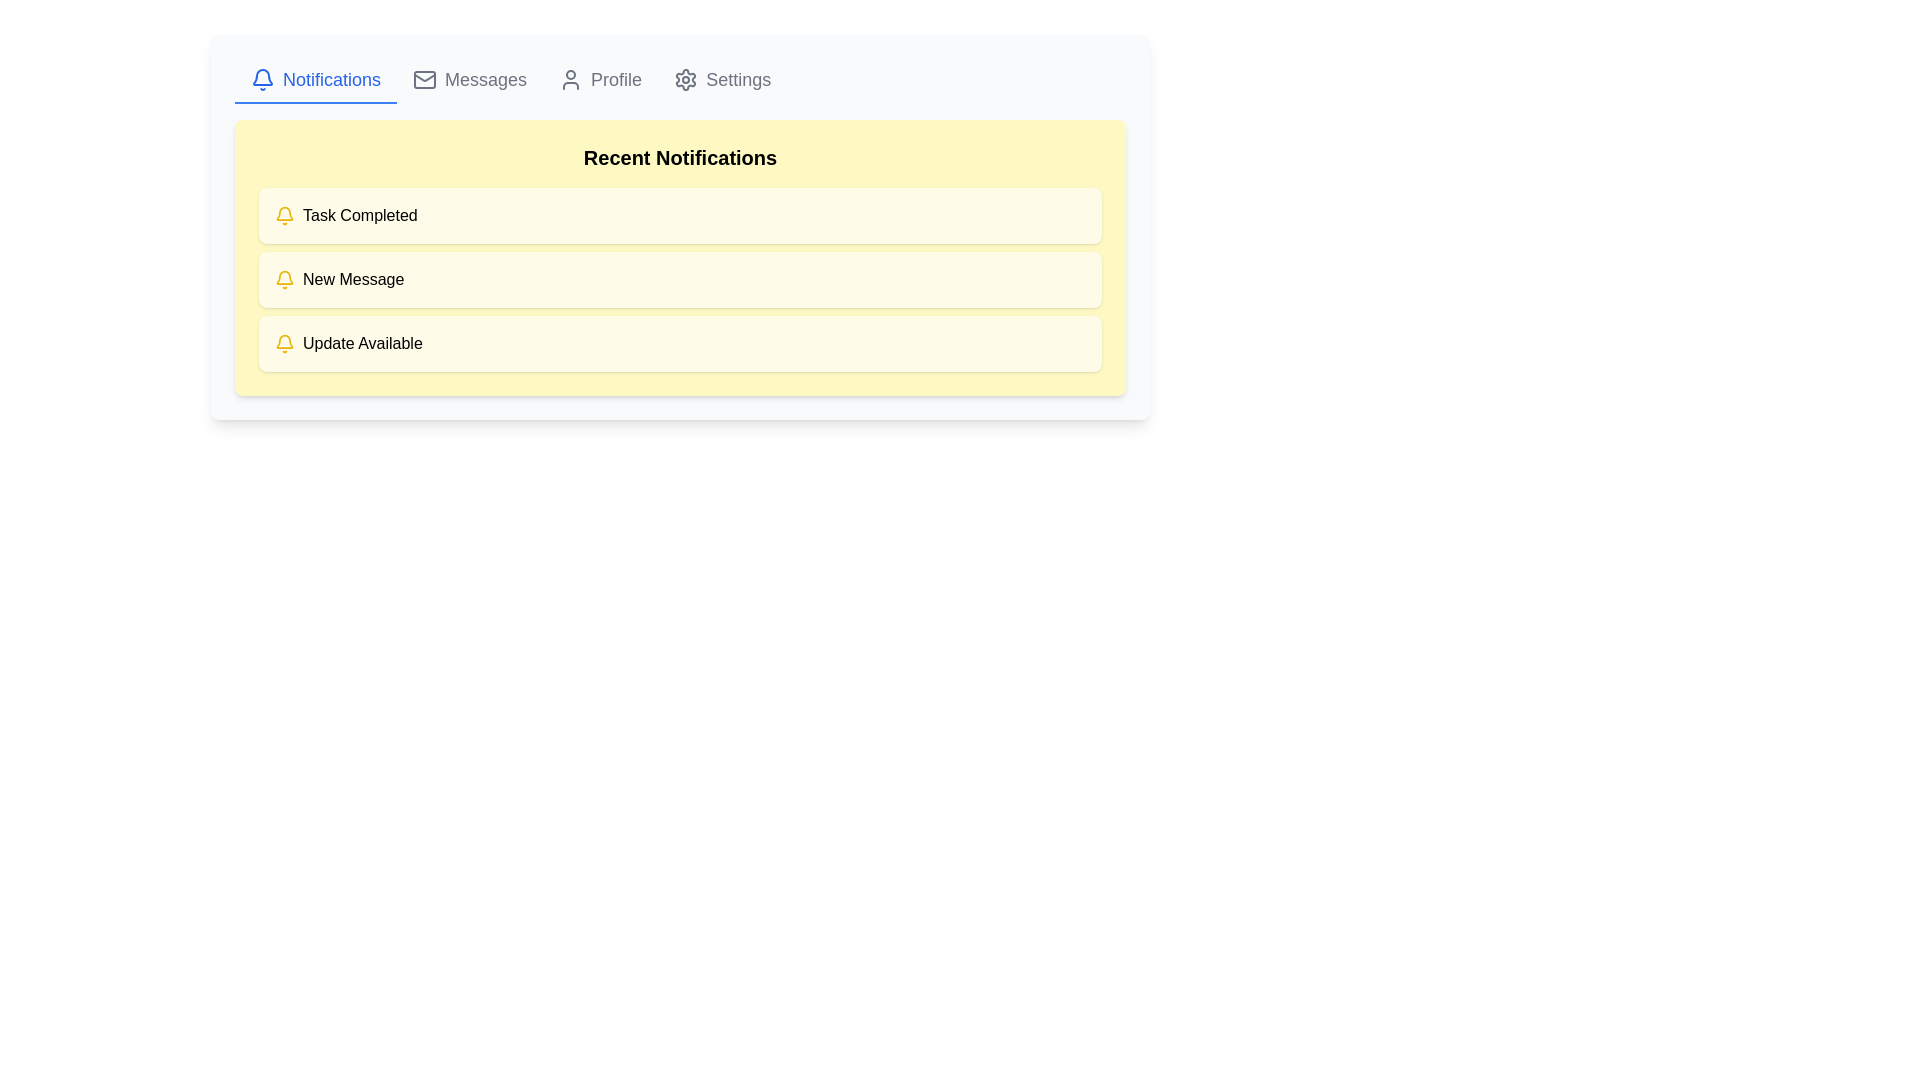  Describe the element at coordinates (283, 216) in the screenshot. I see `the first notification icon representing task completion, located on the left side of the 'Task Completed' text under the 'Recent Notifications' header` at that location.